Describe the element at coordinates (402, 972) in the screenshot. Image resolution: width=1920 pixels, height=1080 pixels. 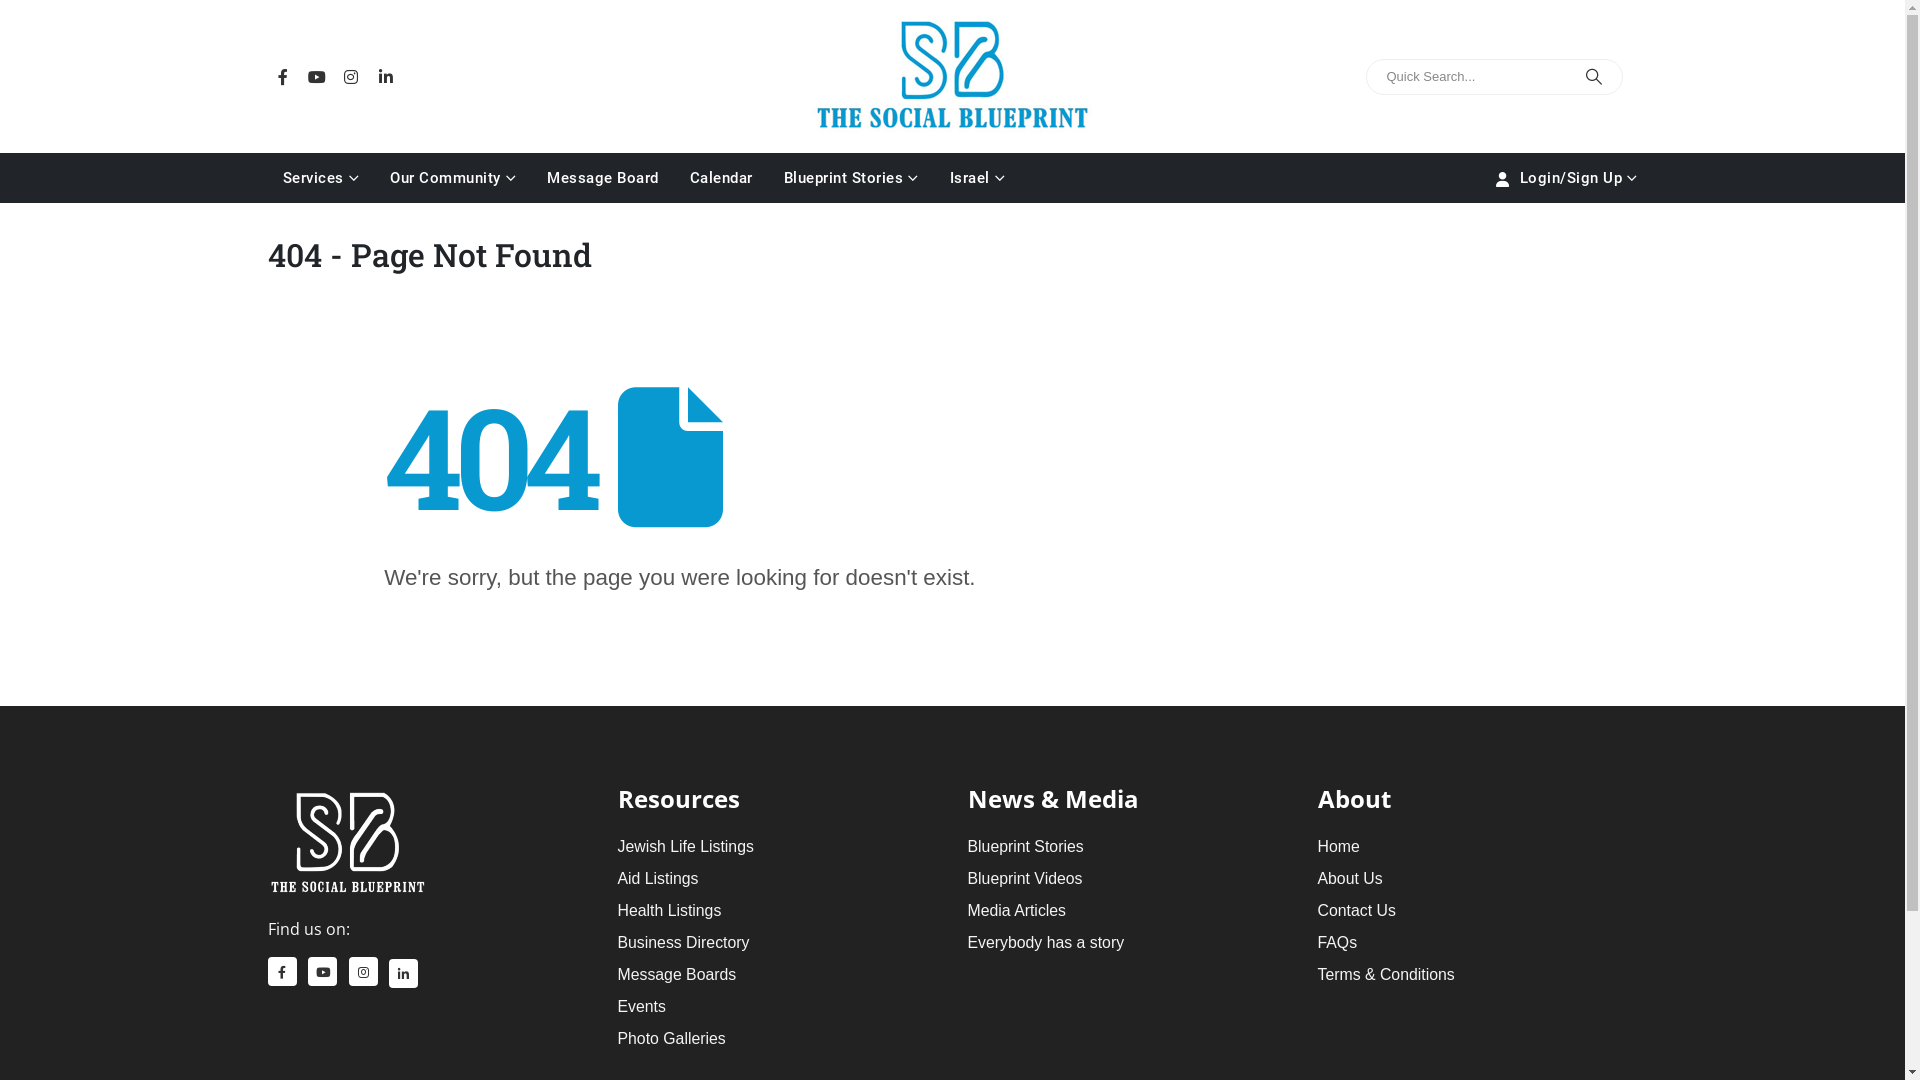
I see `'LinkedIn'` at that location.